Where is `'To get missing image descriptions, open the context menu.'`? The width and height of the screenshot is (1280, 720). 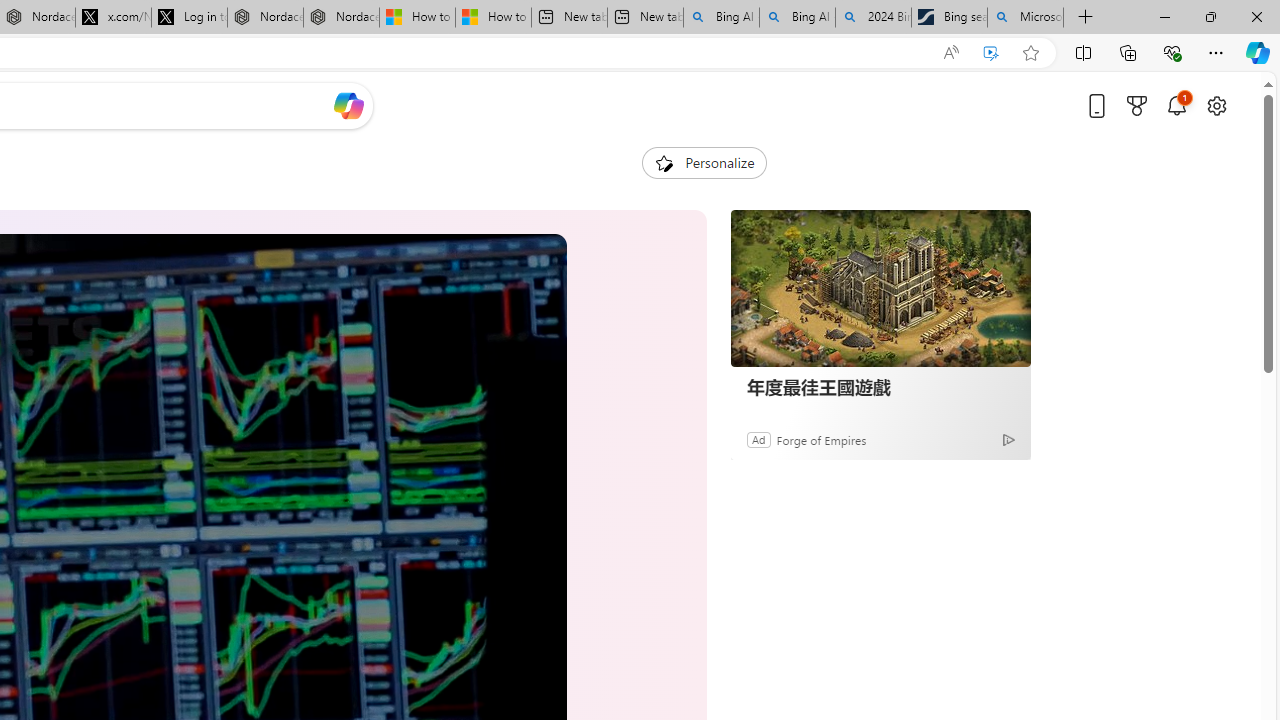
'To get missing image descriptions, open the context menu.' is located at coordinates (664, 161).